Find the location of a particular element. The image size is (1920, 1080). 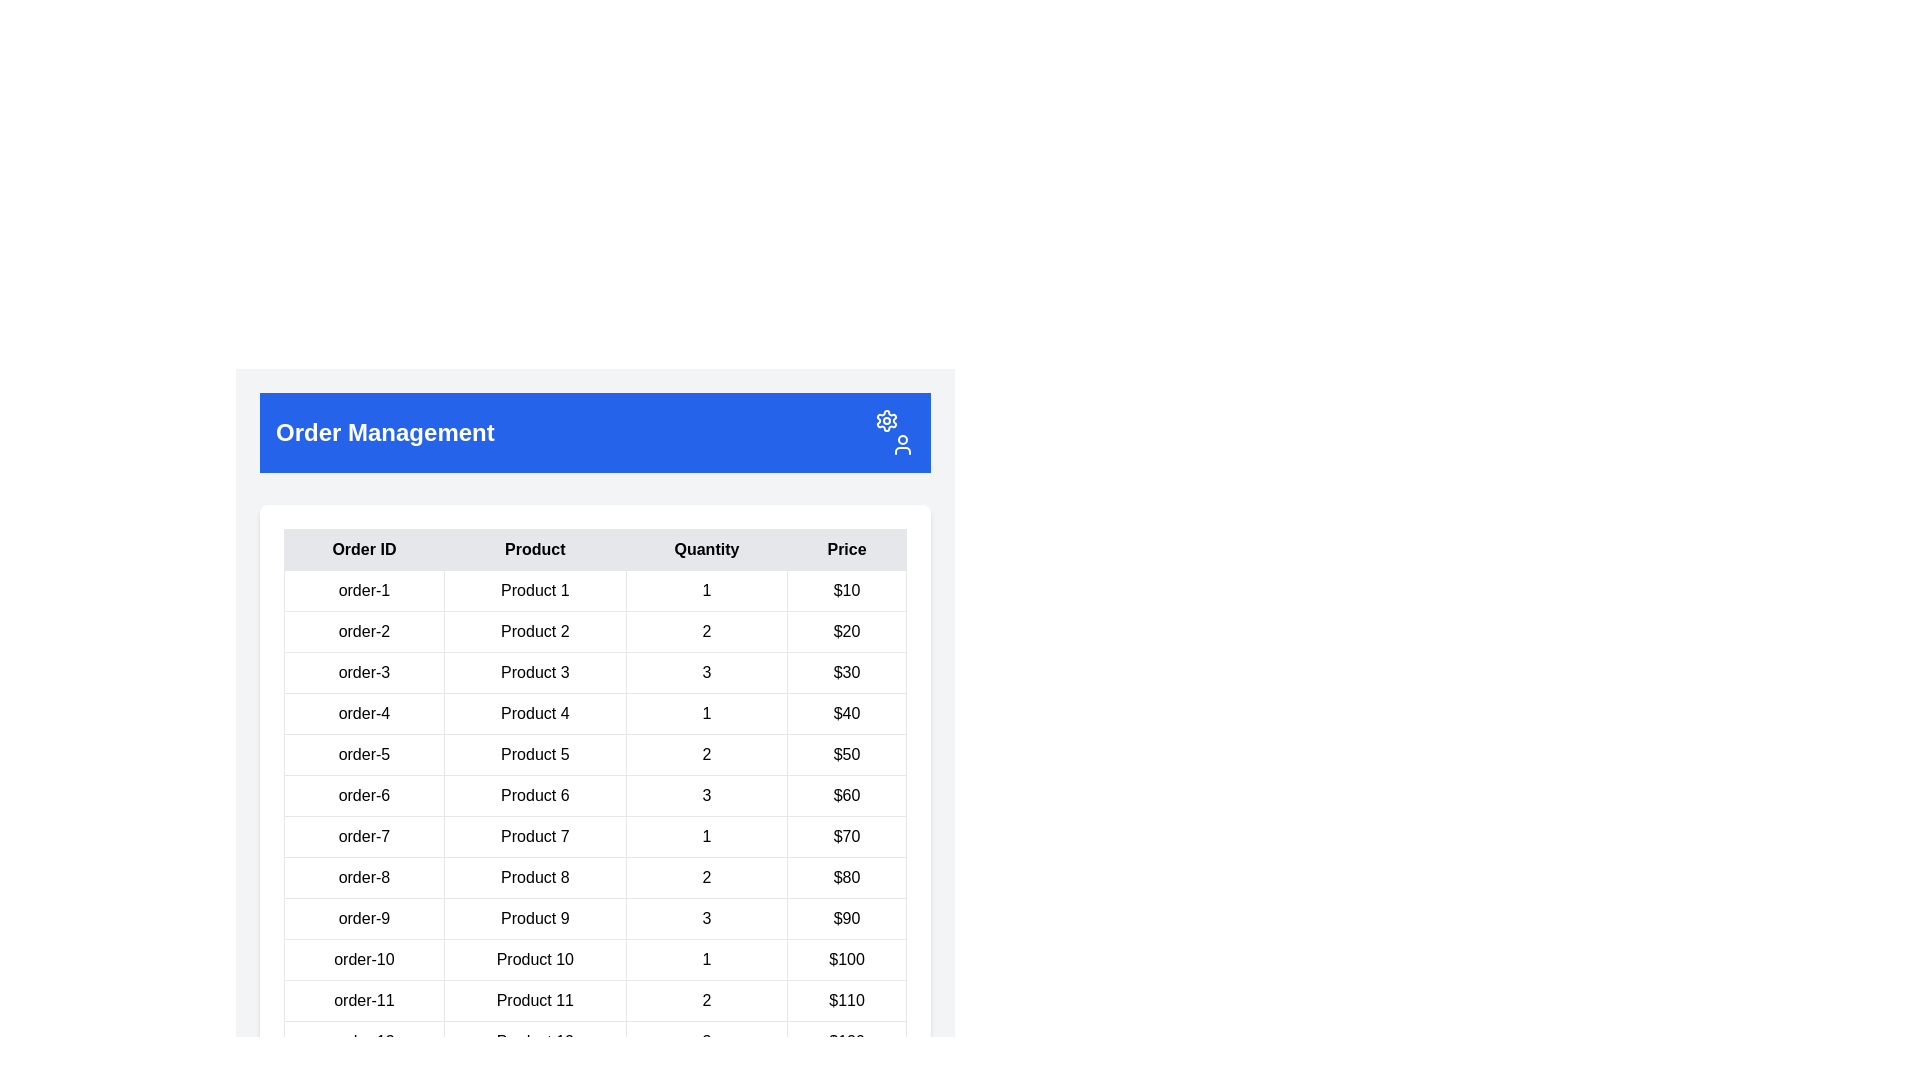

the Table Cell that displays the quantity of the product in the first row of the table to highlight it is located at coordinates (706, 589).